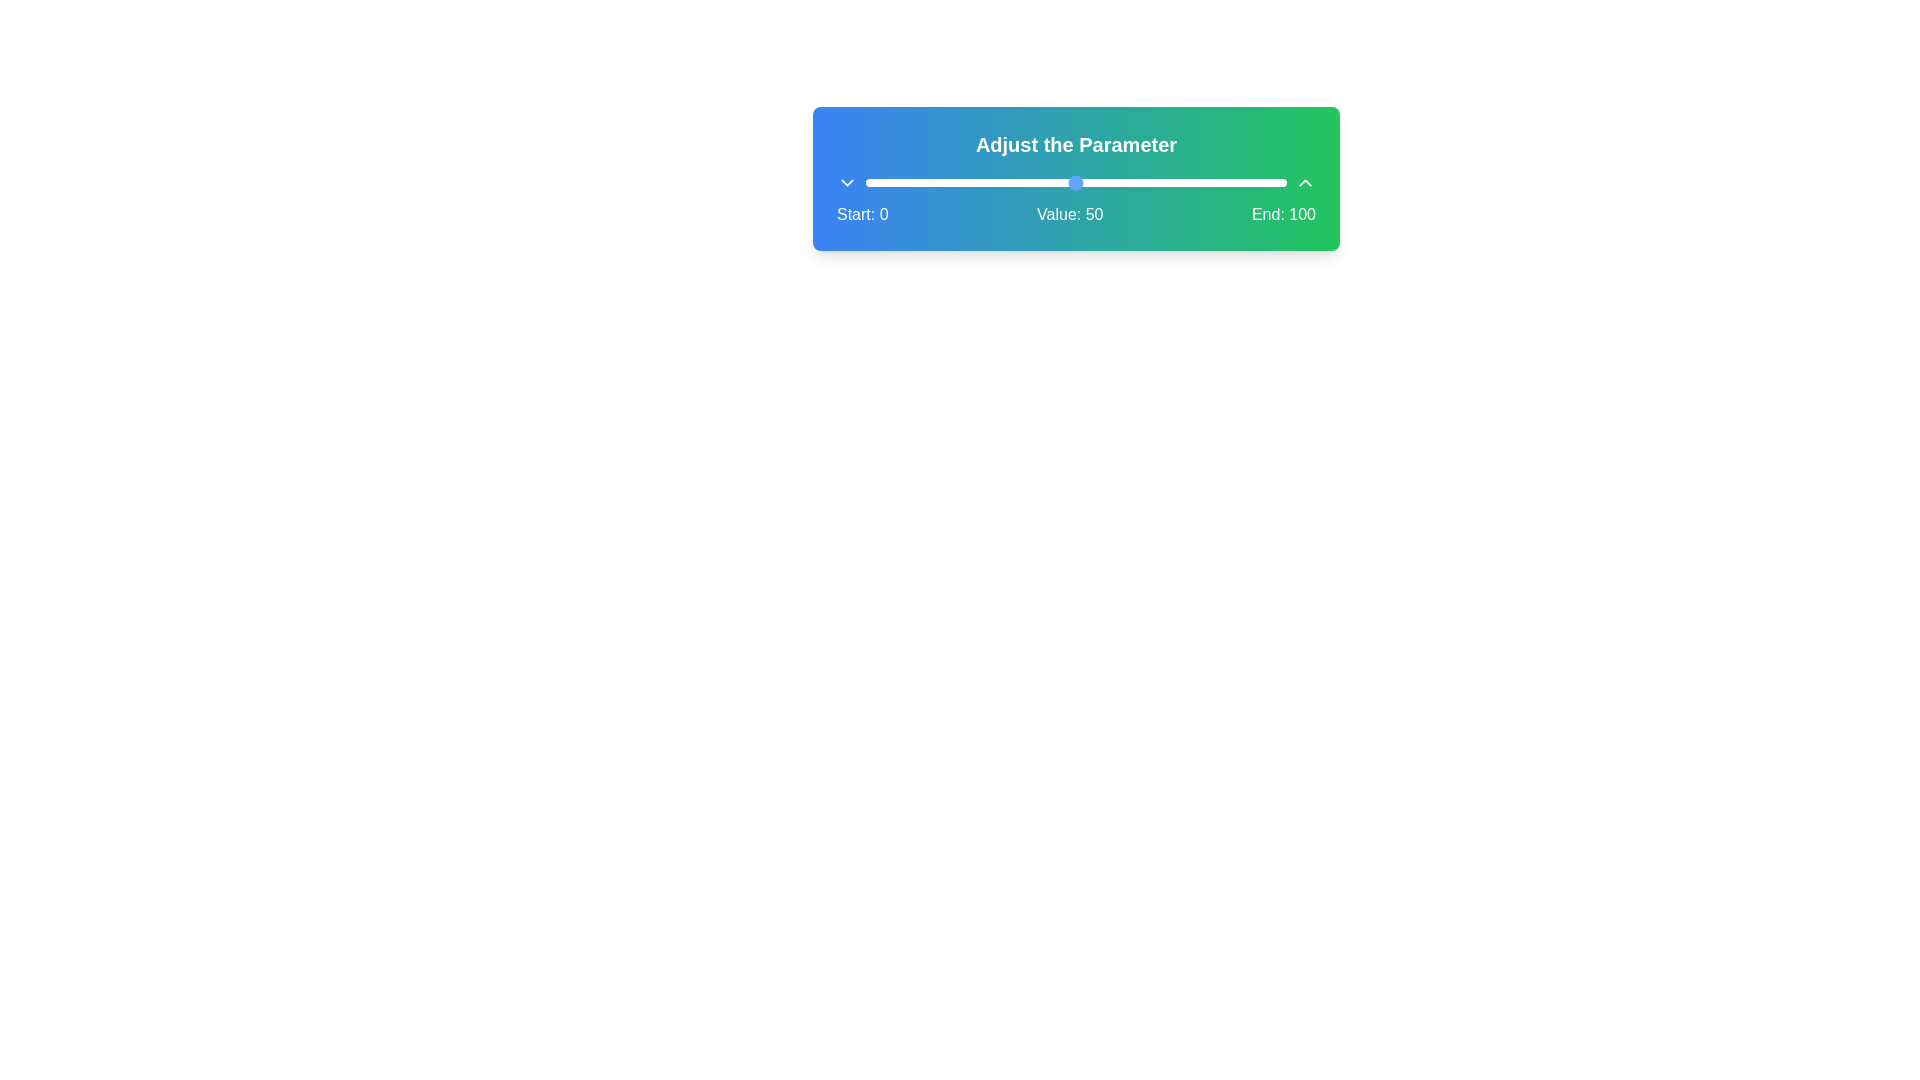 This screenshot has height=1080, width=1920. I want to click on the parameter, so click(1214, 182).